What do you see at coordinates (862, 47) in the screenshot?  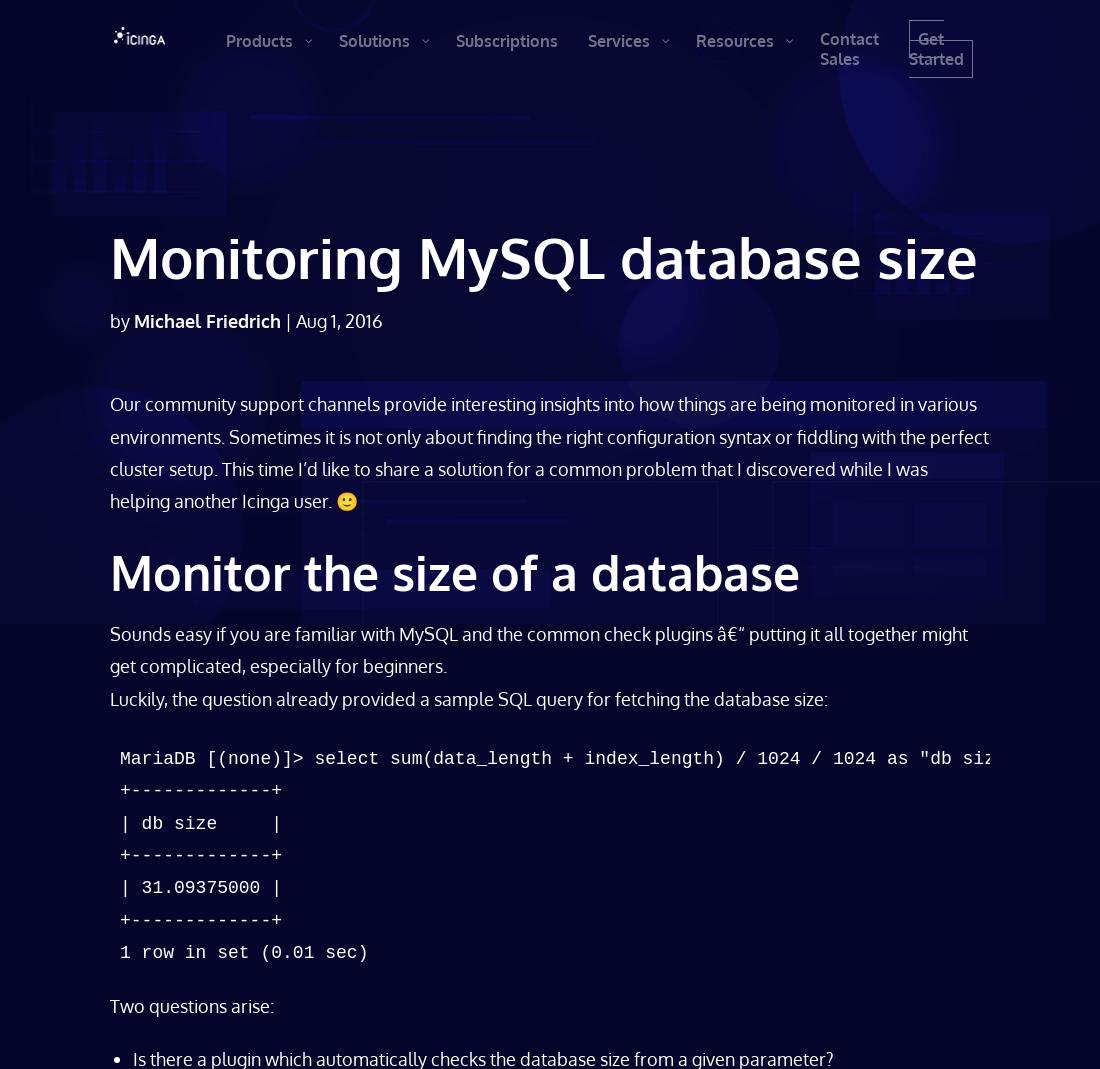 I see `'Contact Sales'` at bounding box center [862, 47].